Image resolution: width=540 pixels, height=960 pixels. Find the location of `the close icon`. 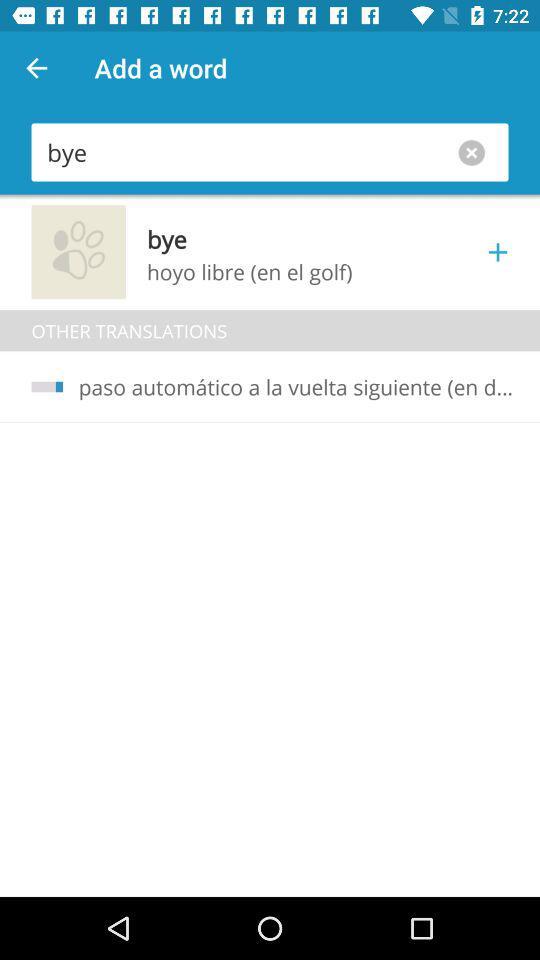

the close icon is located at coordinates (475, 151).